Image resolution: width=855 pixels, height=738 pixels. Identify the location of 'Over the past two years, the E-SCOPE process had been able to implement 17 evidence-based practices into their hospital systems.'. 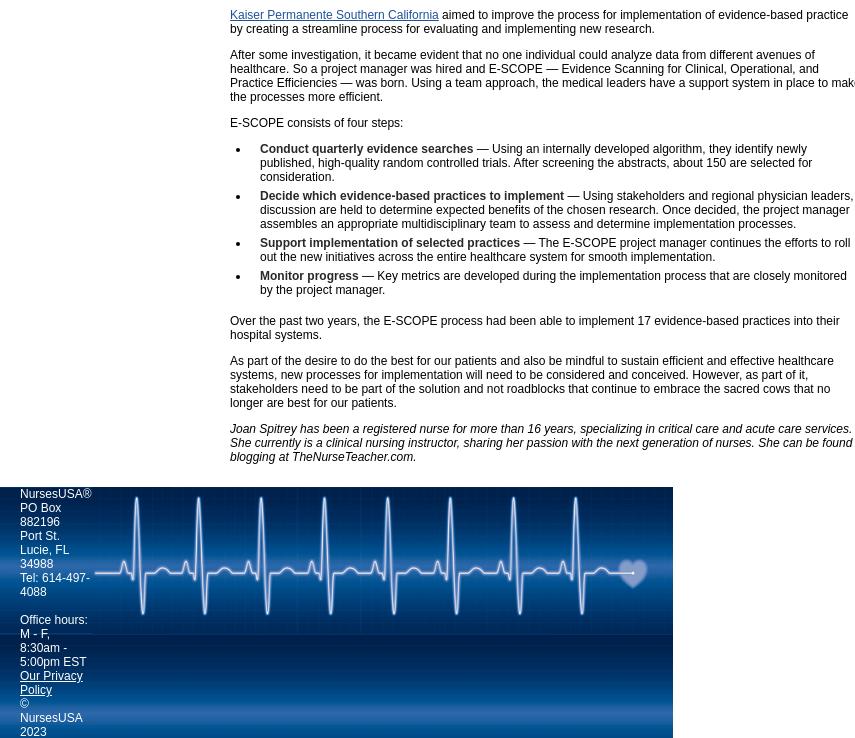
(534, 326).